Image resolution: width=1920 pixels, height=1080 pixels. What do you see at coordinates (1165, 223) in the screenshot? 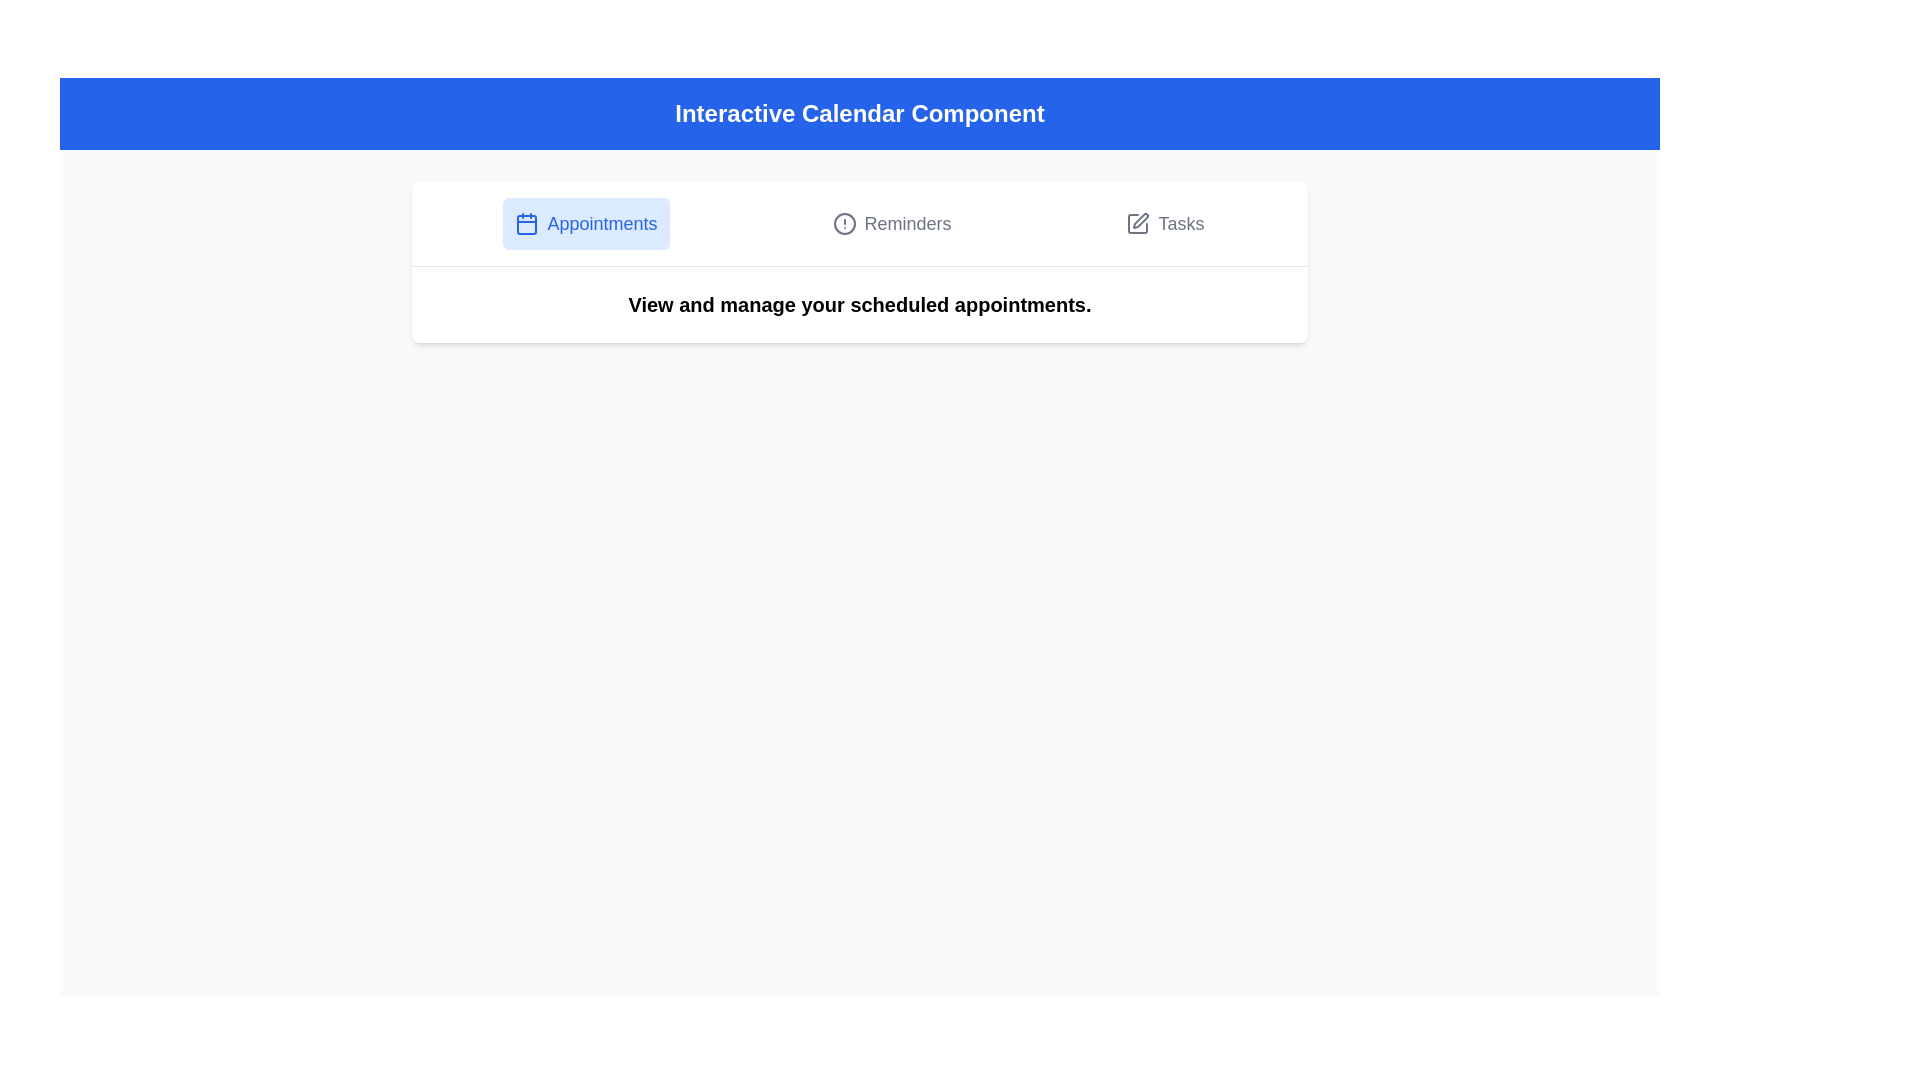
I see `the Tasks tab` at bounding box center [1165, 223].